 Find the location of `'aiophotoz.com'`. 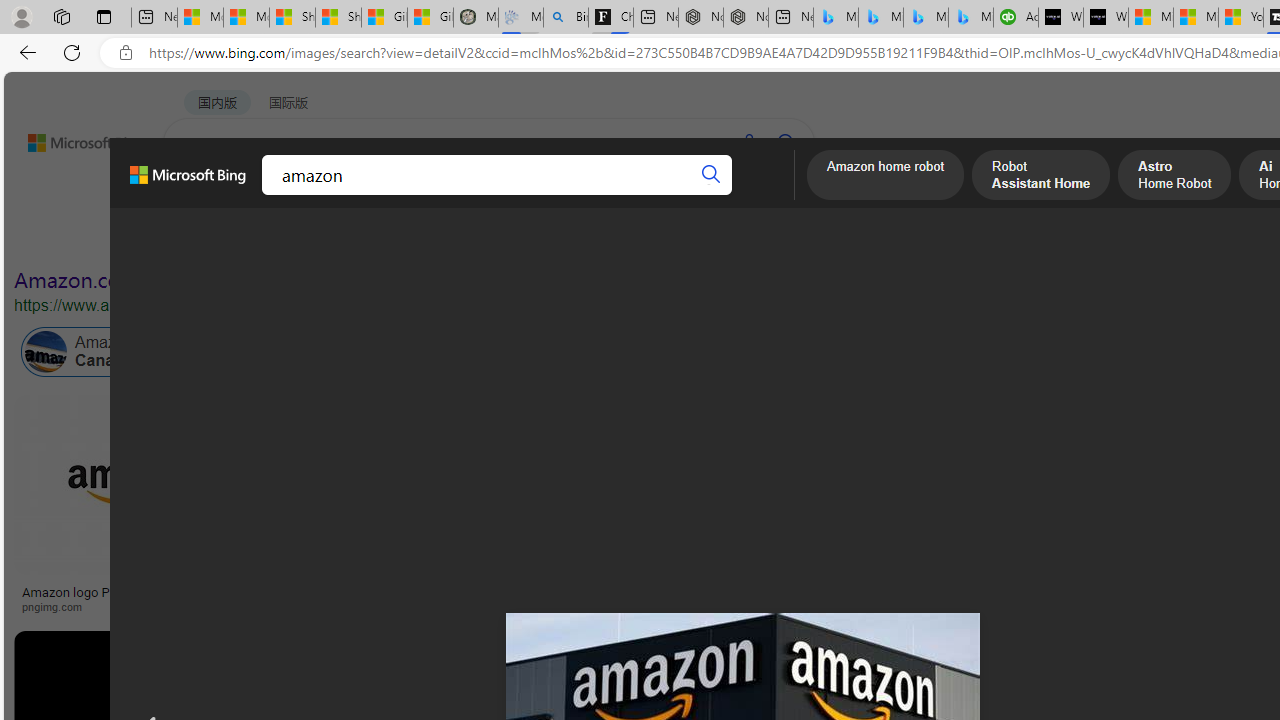

'aiophotoz.com' is located at coordinates (983, 605).